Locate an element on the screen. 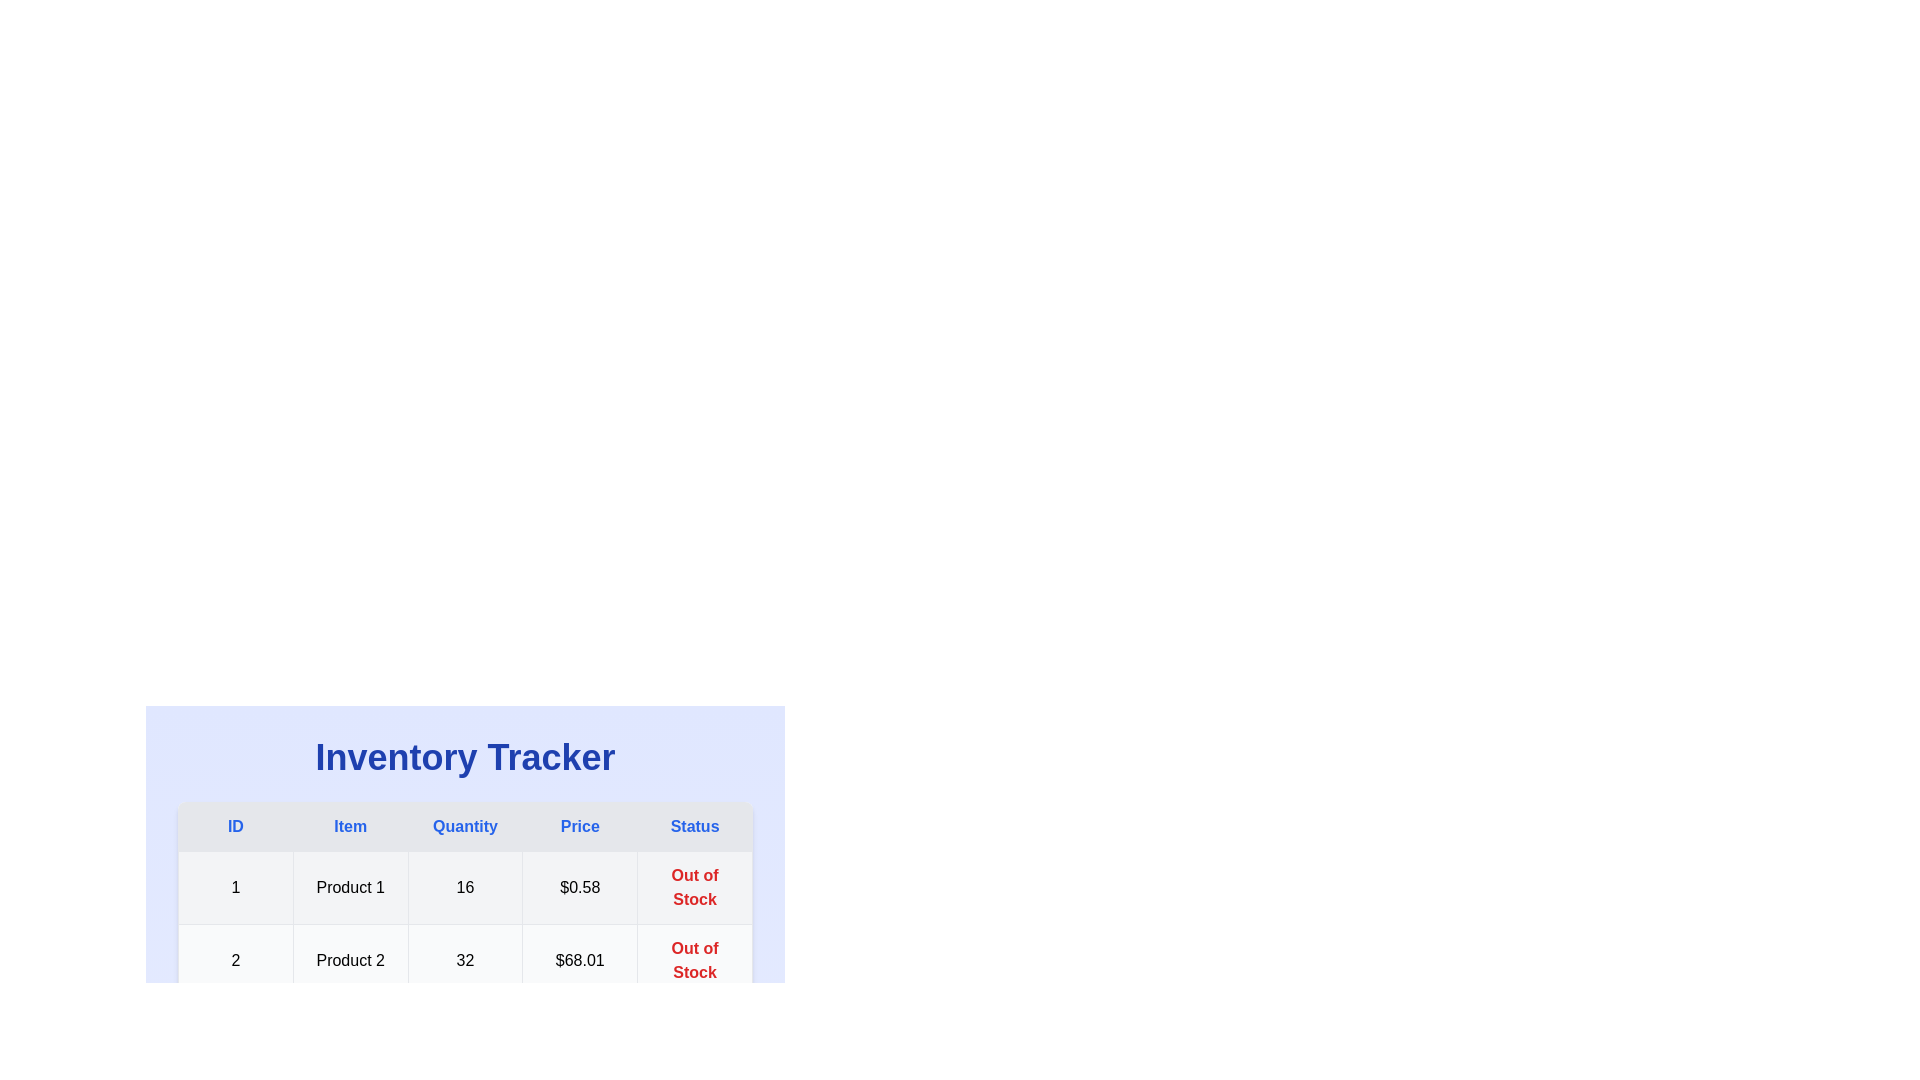 This screenshot has width=1920, height=1080. the row corresponding to 1 is located at coordinates (464, 886).